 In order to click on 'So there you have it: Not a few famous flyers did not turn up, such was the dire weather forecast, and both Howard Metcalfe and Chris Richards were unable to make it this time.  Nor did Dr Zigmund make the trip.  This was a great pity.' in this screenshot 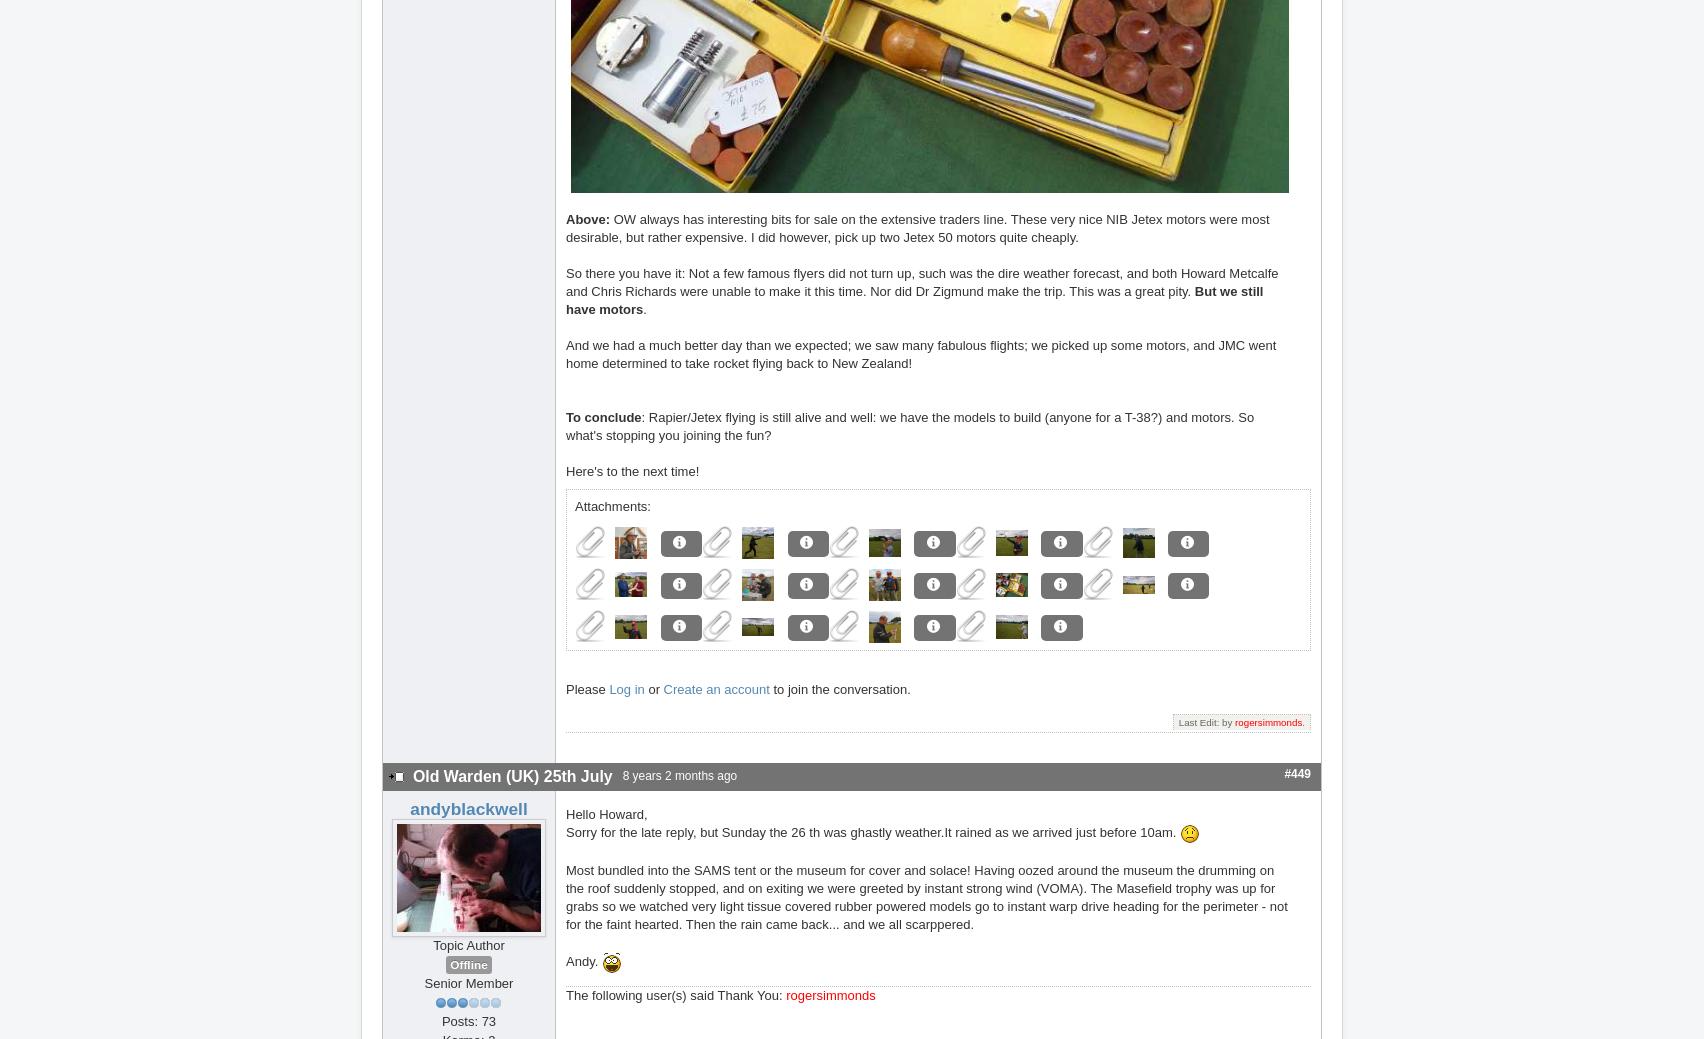, I will do `click(922, 282)`.